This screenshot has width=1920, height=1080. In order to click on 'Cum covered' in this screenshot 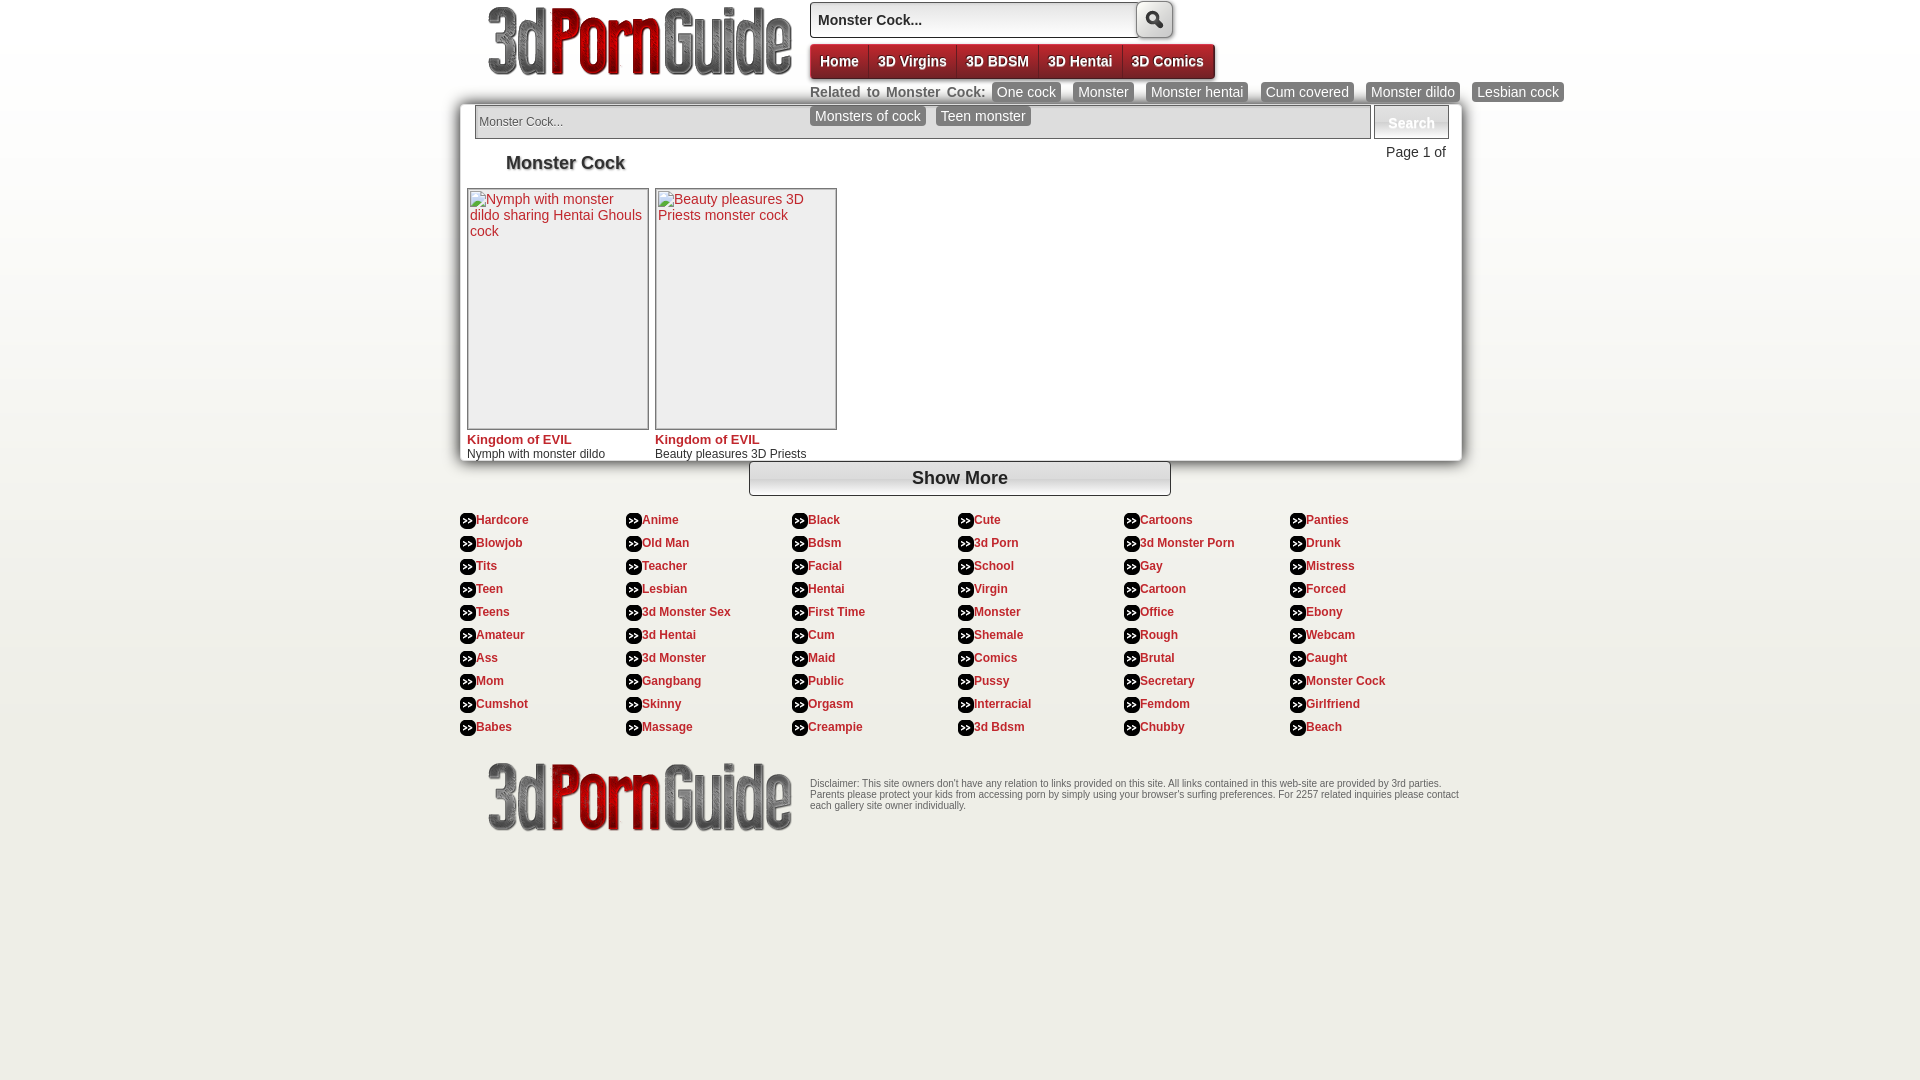, I will do `click(1307, 92)`.